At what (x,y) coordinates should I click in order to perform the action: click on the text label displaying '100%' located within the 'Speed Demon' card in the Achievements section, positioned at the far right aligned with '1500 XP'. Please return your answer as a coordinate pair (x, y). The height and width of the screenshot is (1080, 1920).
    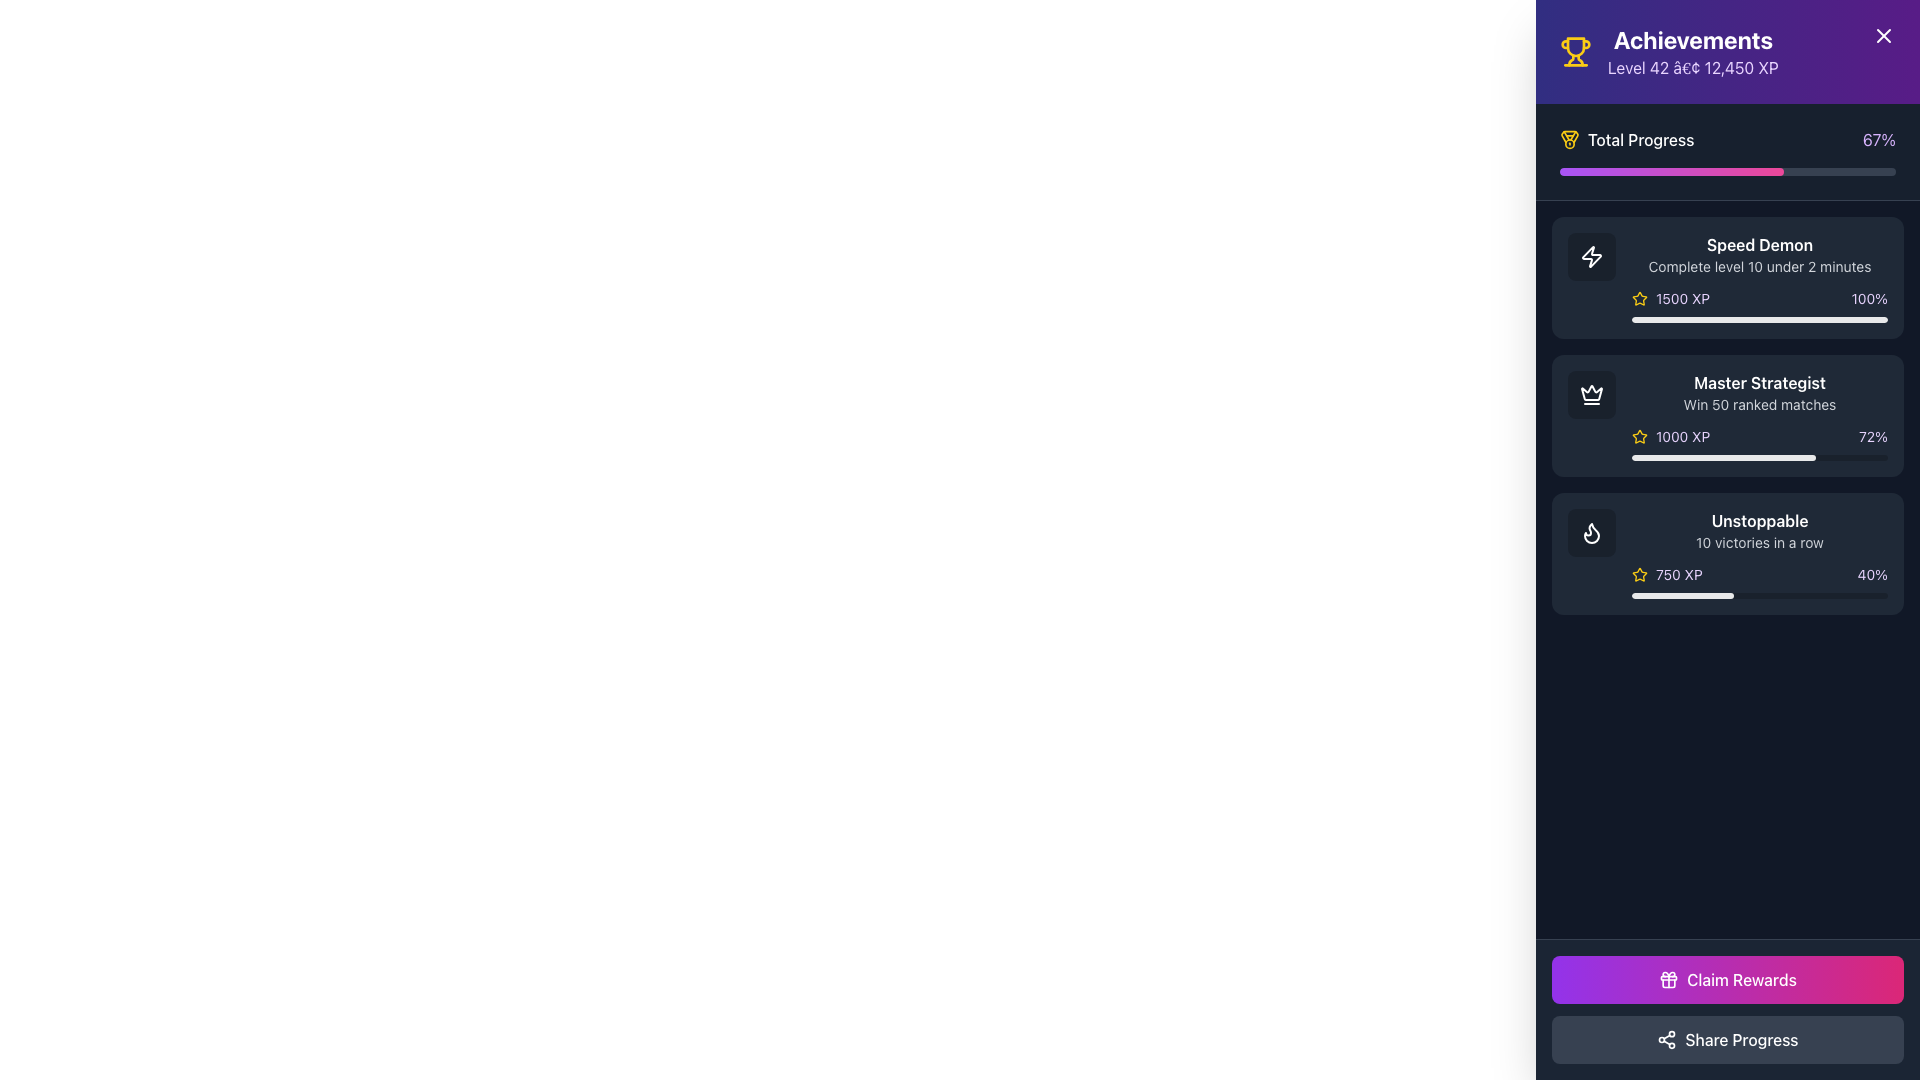
    Looking at the image, I should click on (1868, 299).